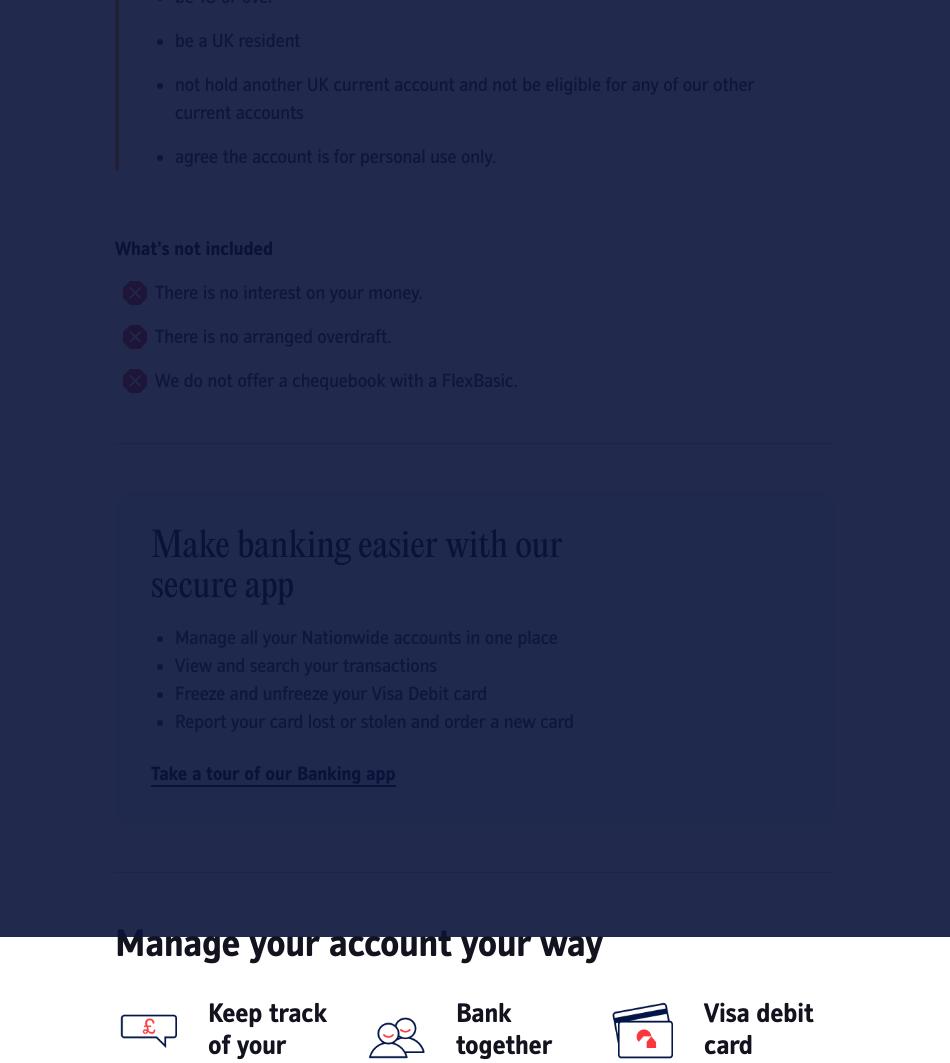  Describe the element at coordinates (335, 380) in the screenshot. I see `'We do not offer a chequebook with a FlexBasic.'` at that location.